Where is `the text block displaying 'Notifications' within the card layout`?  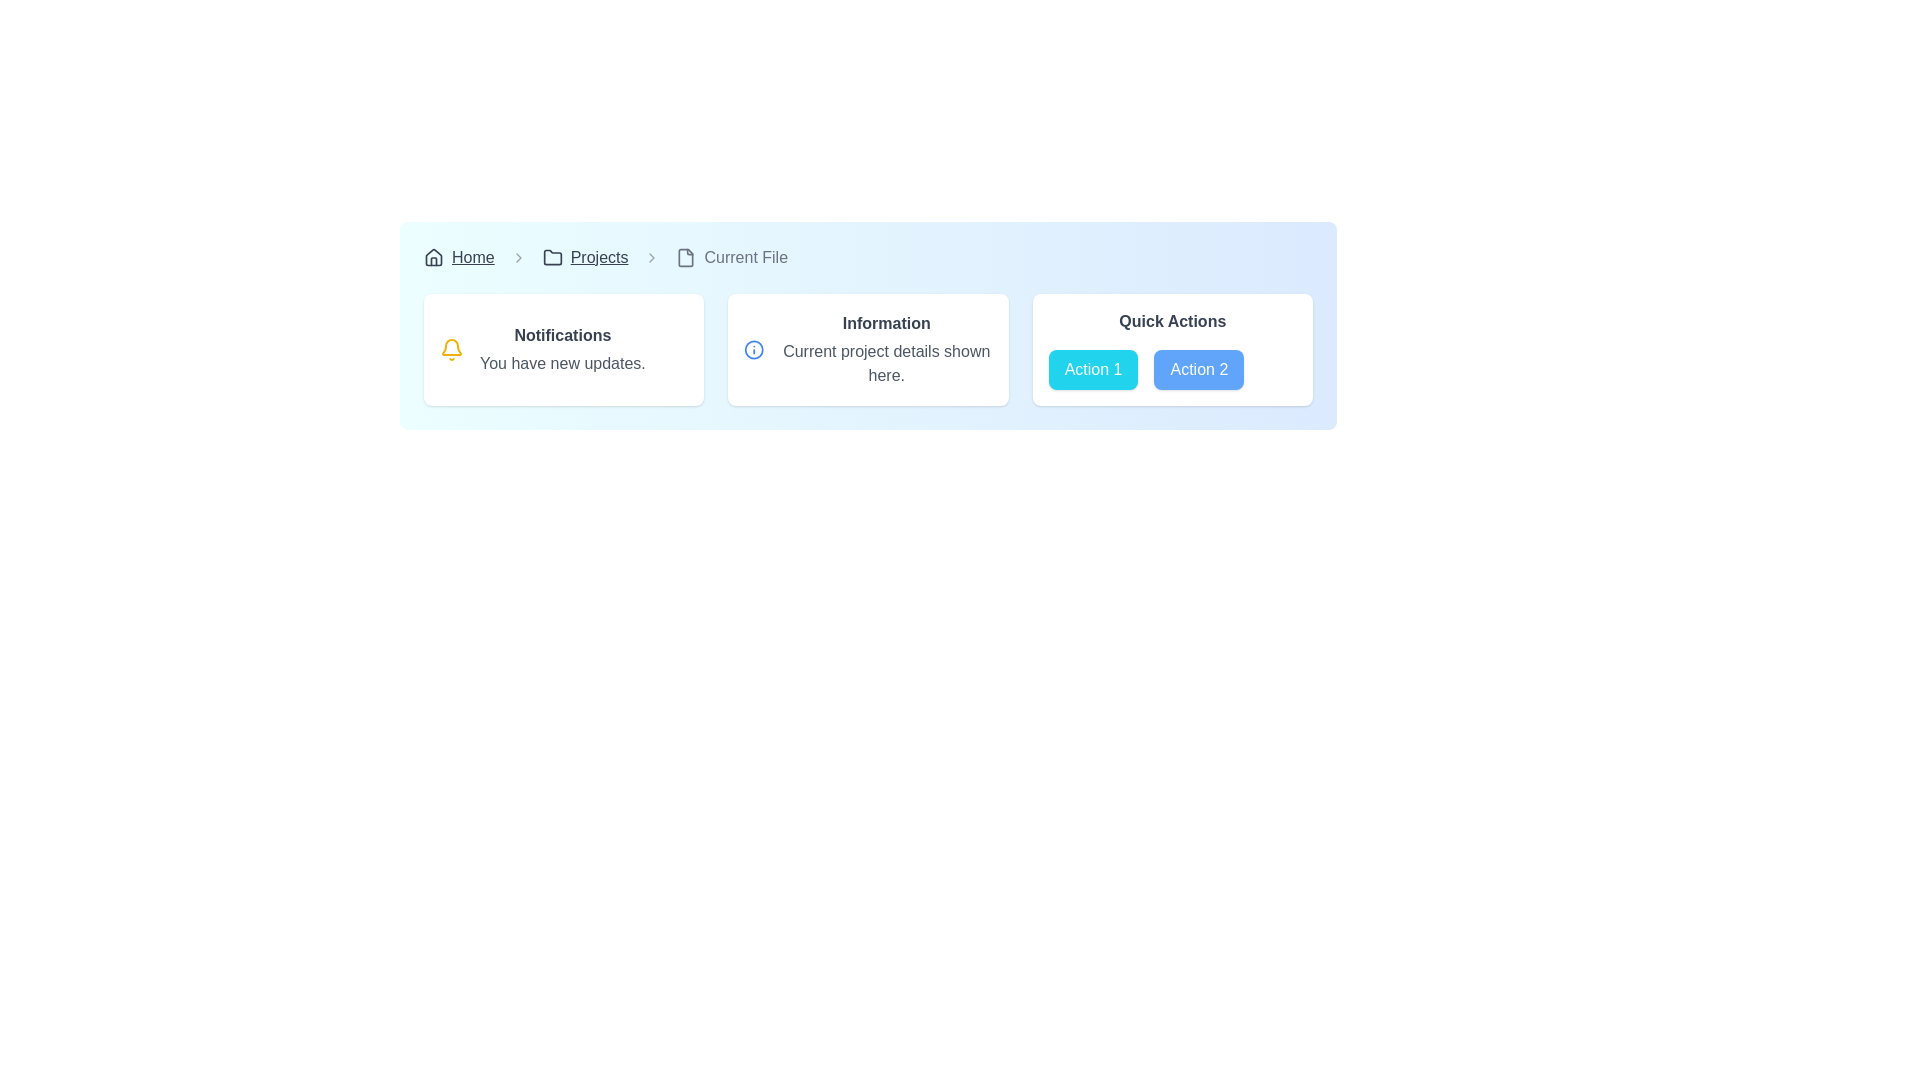 the text block displaying 'Notifications' within the card layout is located at coordinates (561, 349).